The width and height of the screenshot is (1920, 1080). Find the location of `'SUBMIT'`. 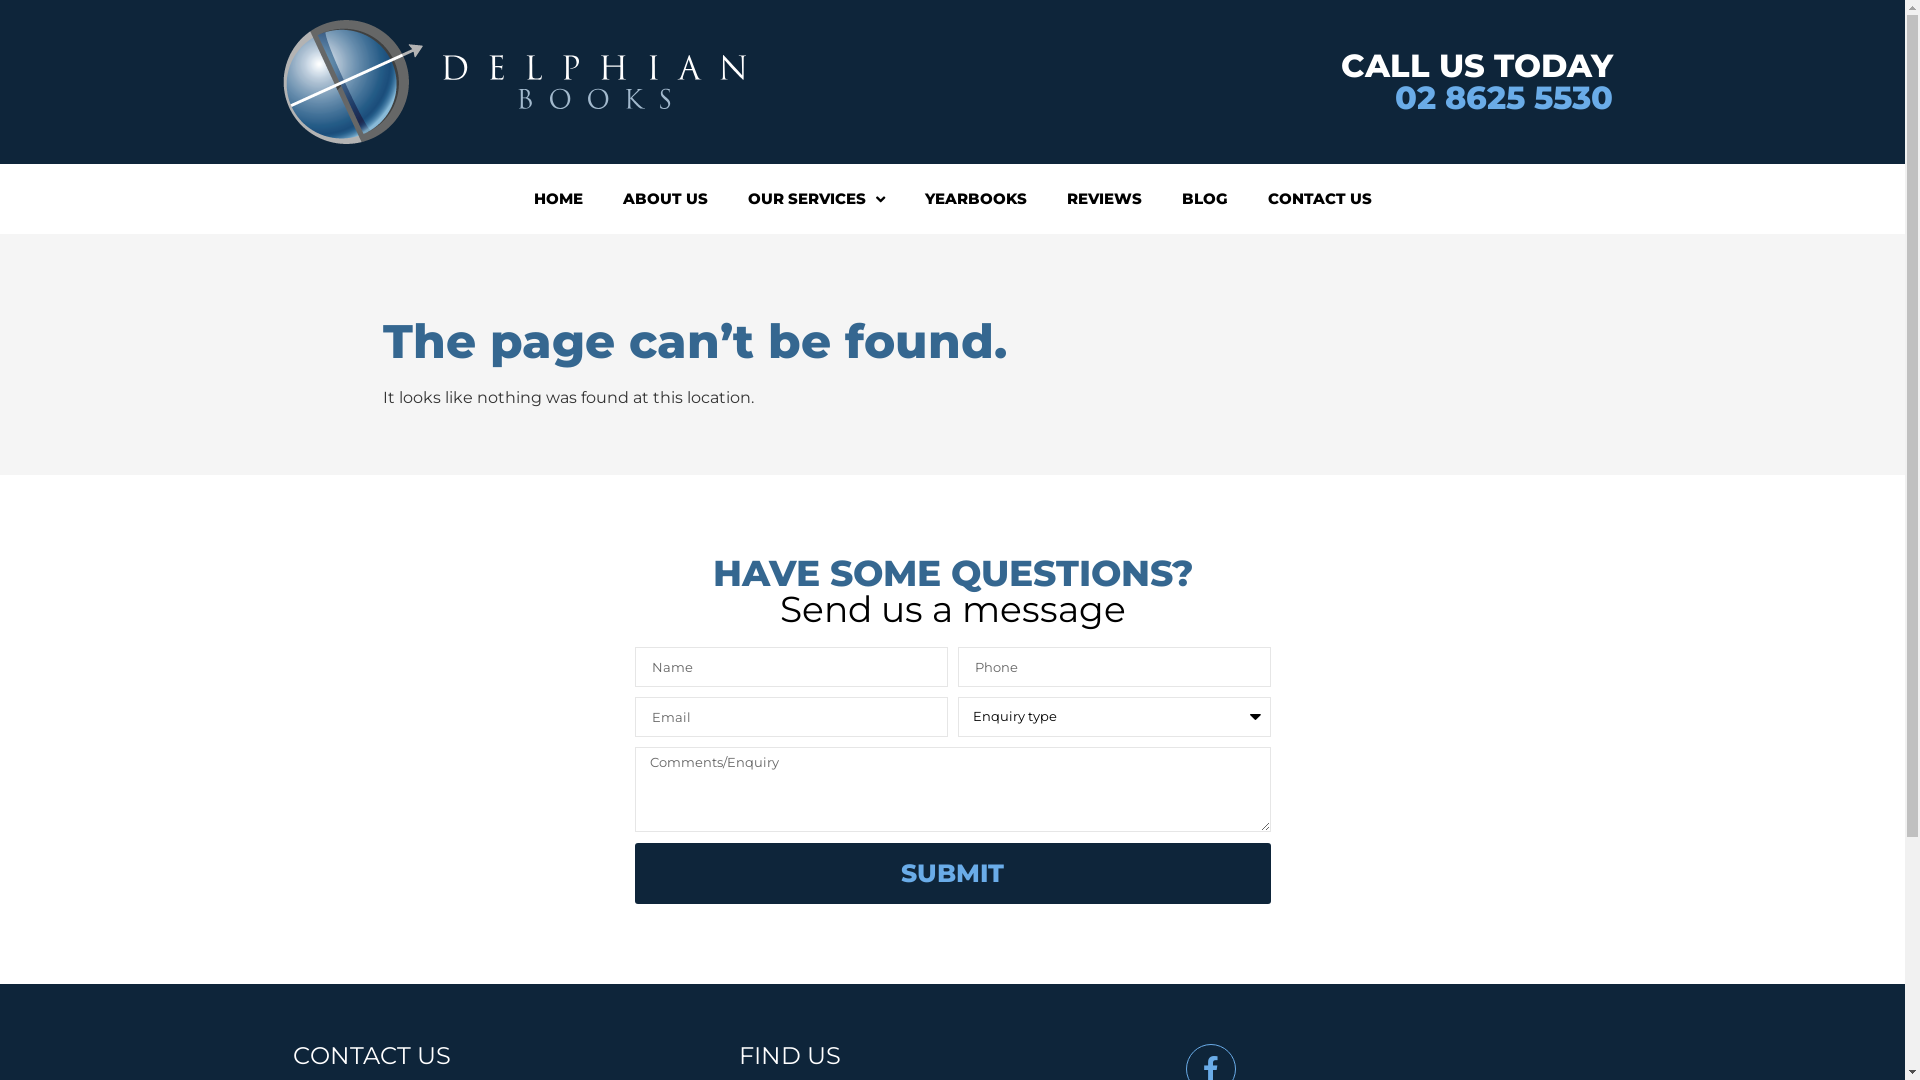

'SUBMIT' is located at coordinates (950, 872).